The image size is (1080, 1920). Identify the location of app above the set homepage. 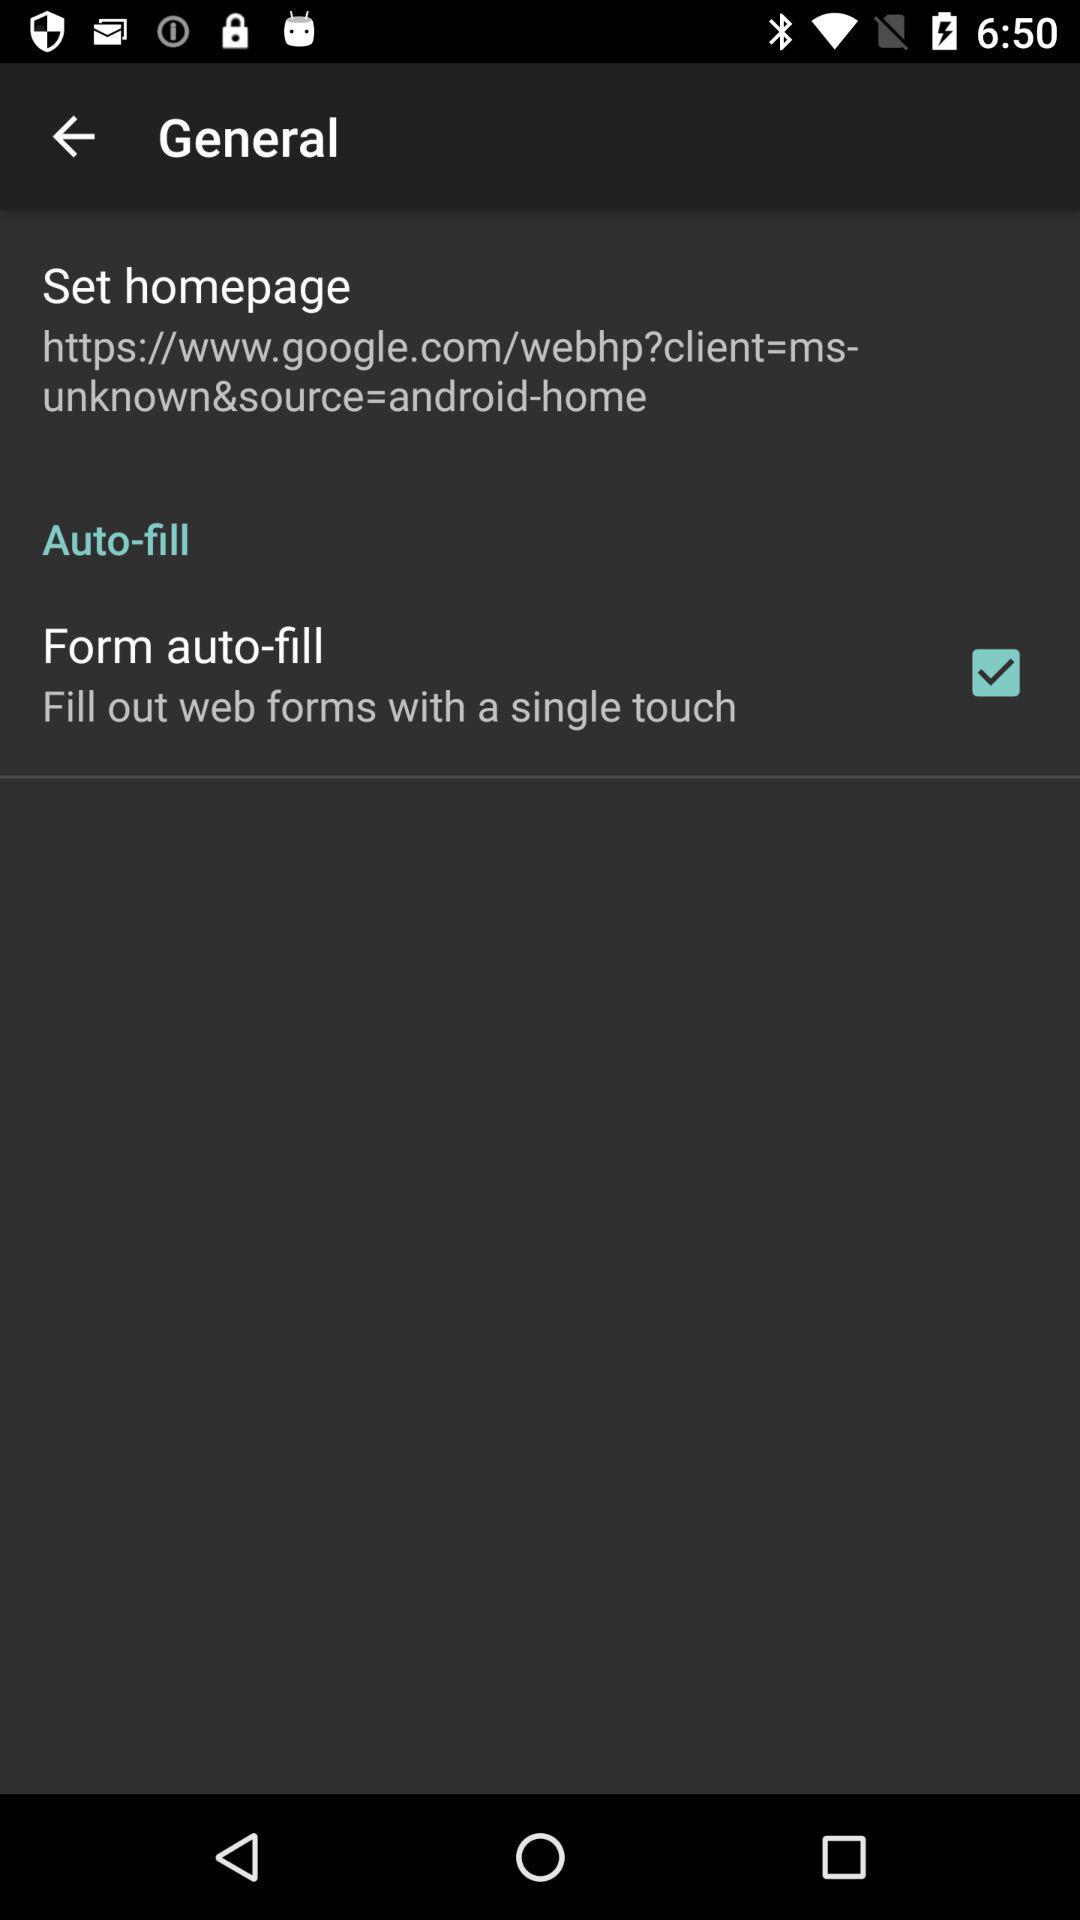
(72, 135).